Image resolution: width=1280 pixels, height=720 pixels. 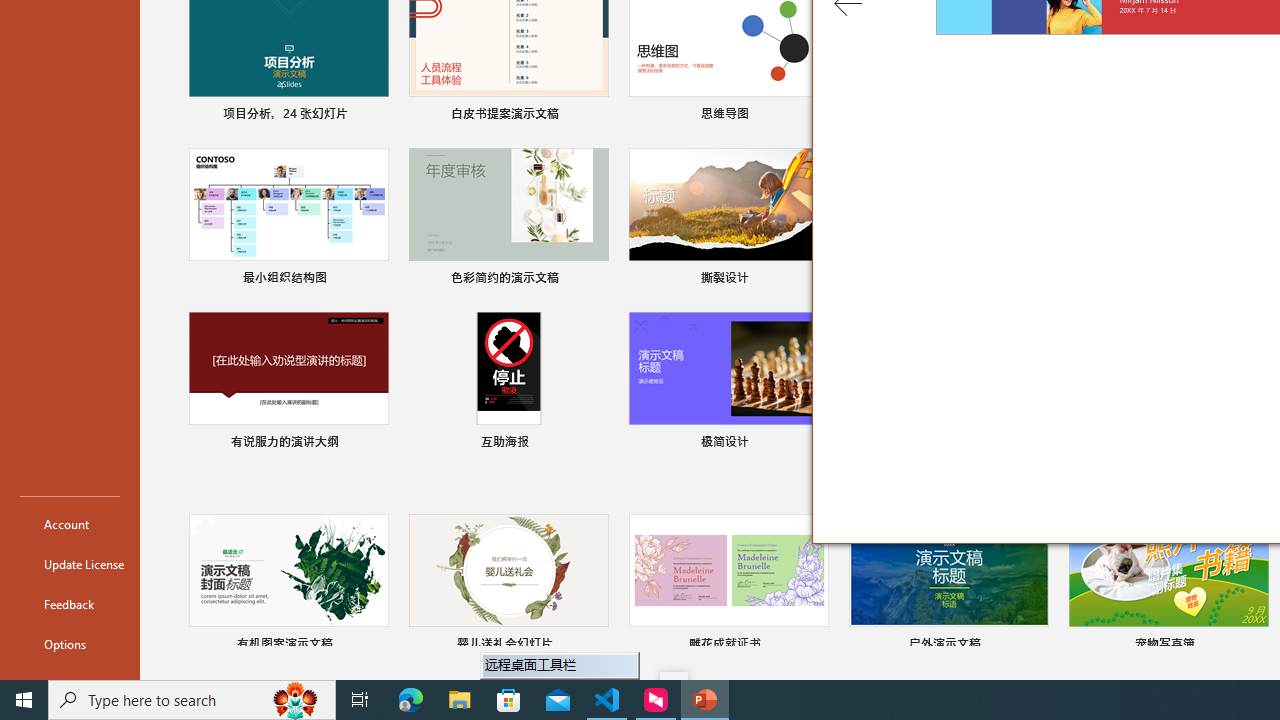 I want to click on 'Microsoft Store', so click(x=509, y=698).